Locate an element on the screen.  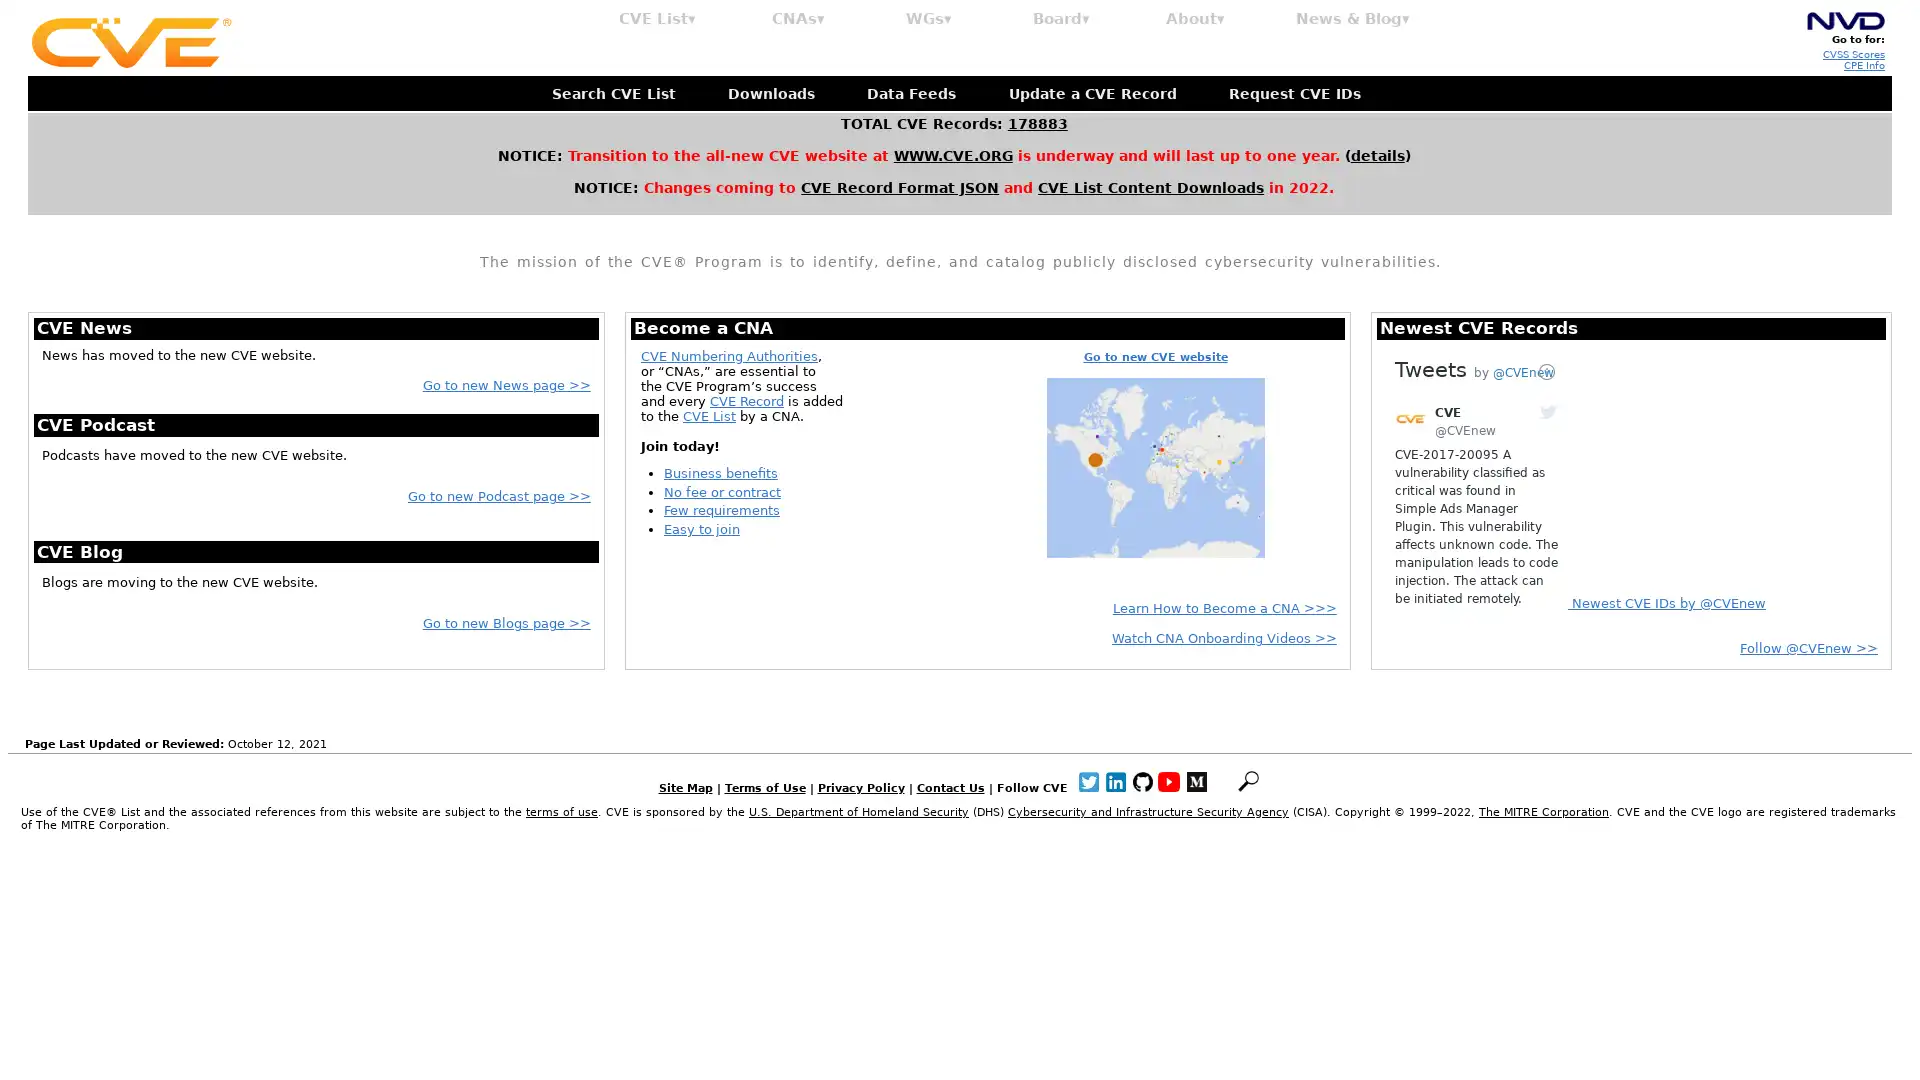
Board is located at coordinates (1060, 19).